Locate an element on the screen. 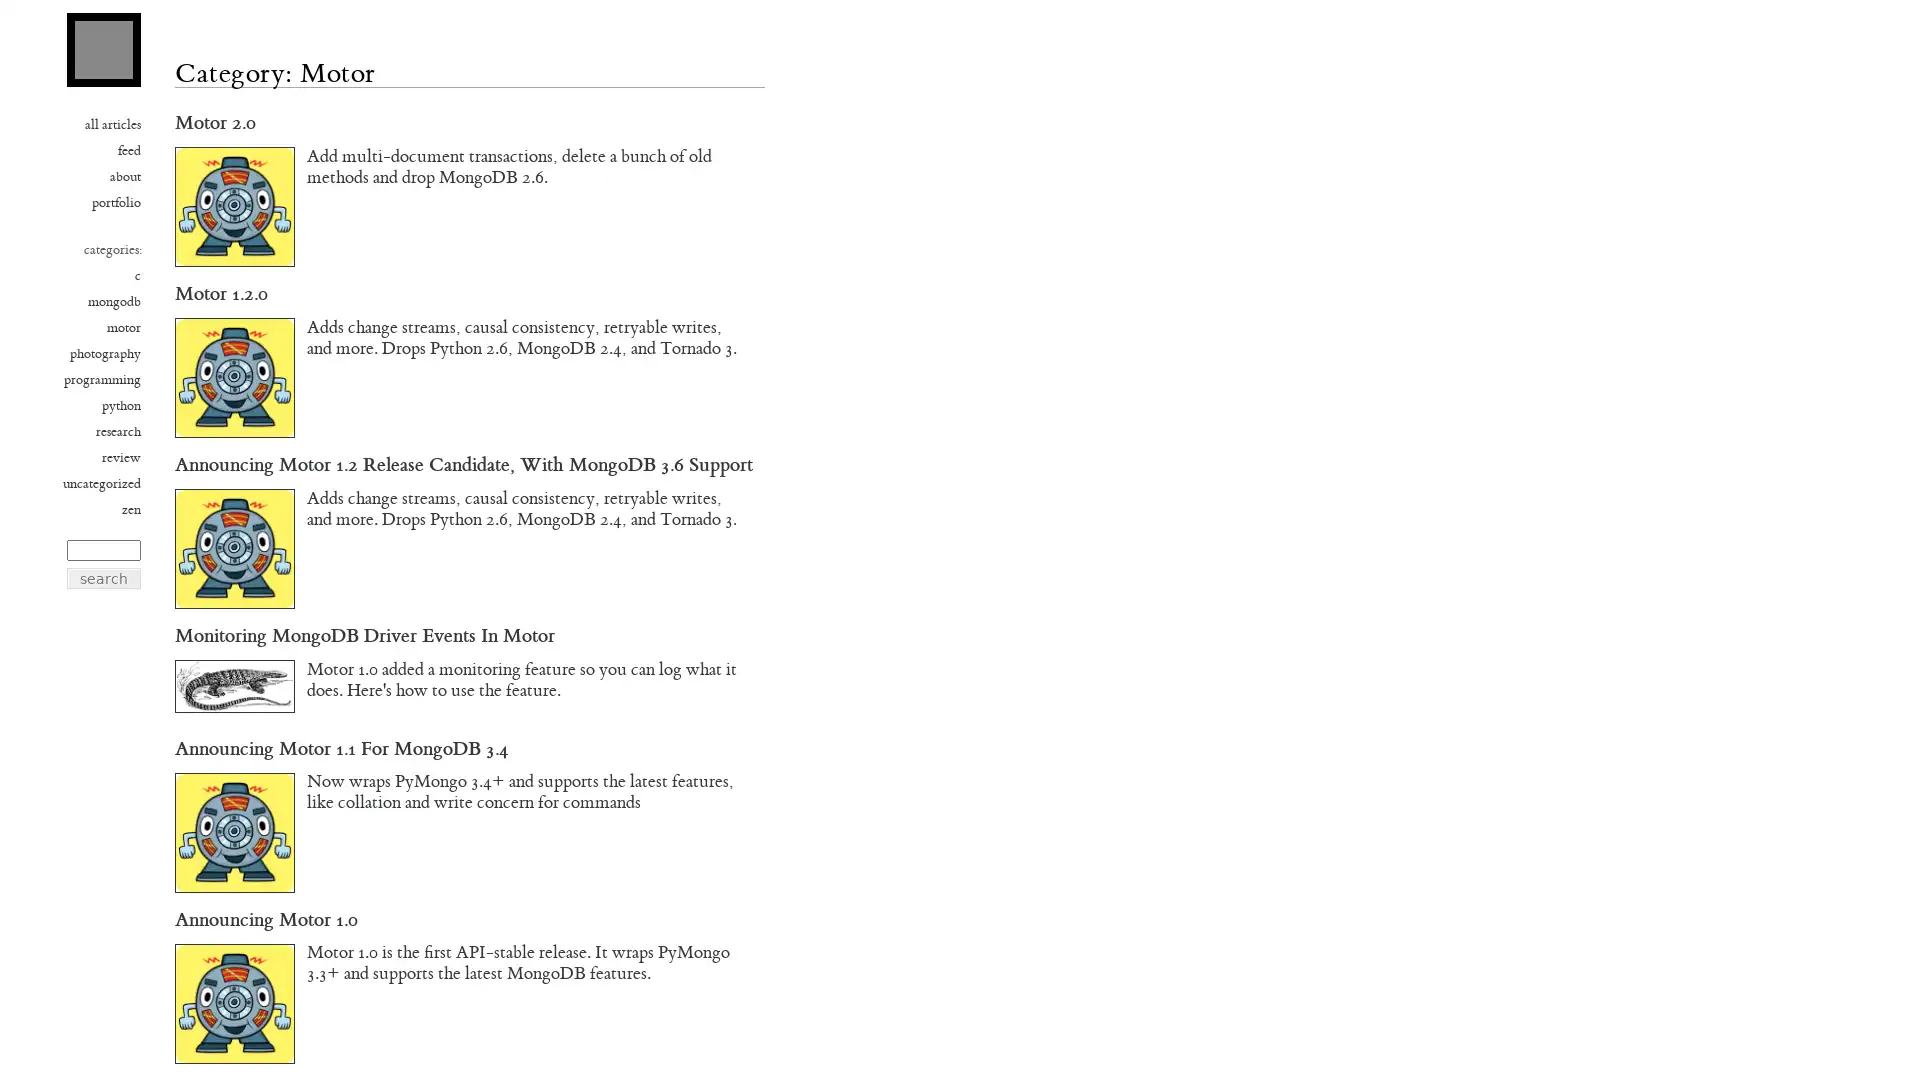  search is located at coordinates (103, 578).